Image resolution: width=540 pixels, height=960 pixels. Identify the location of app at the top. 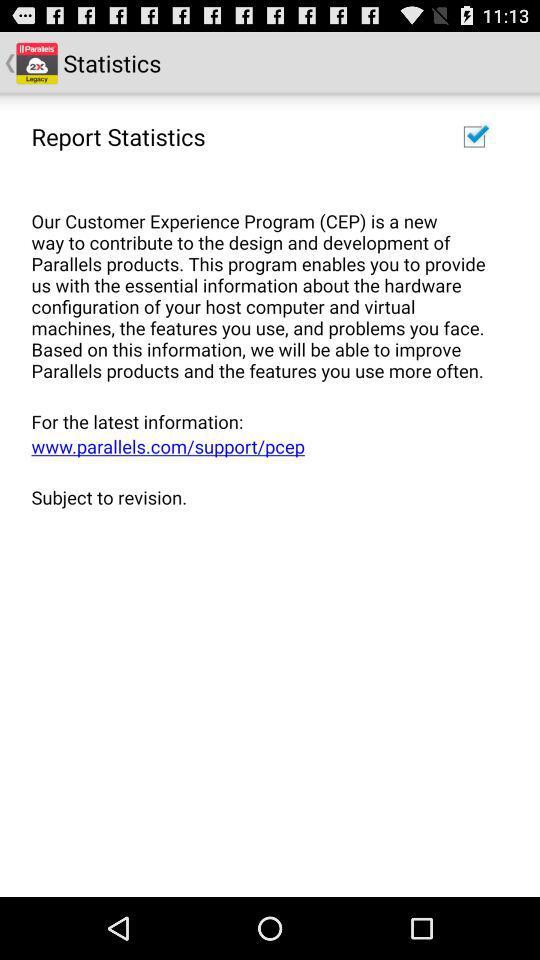
(263, 284).